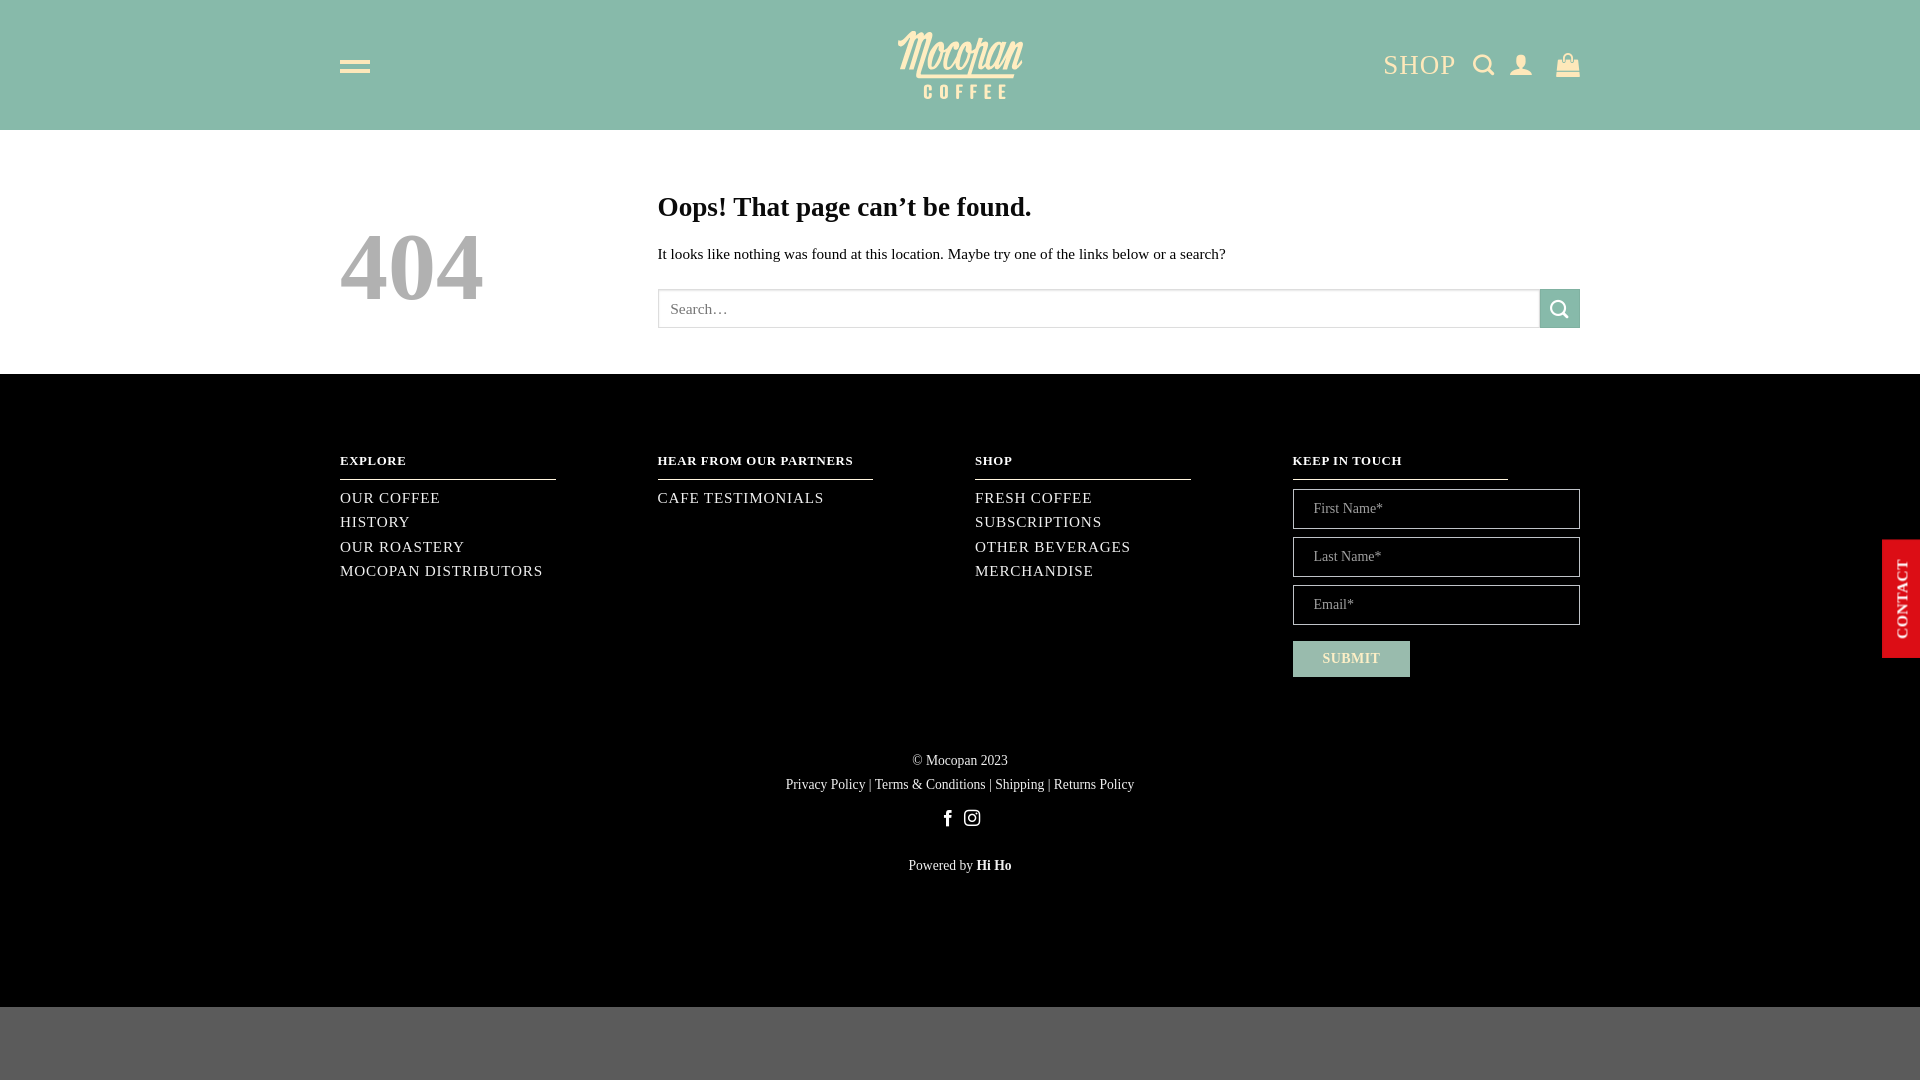  Describe the element at coordinates (1019, 783) in the screenshot. I see `'Shipping'` at that location.